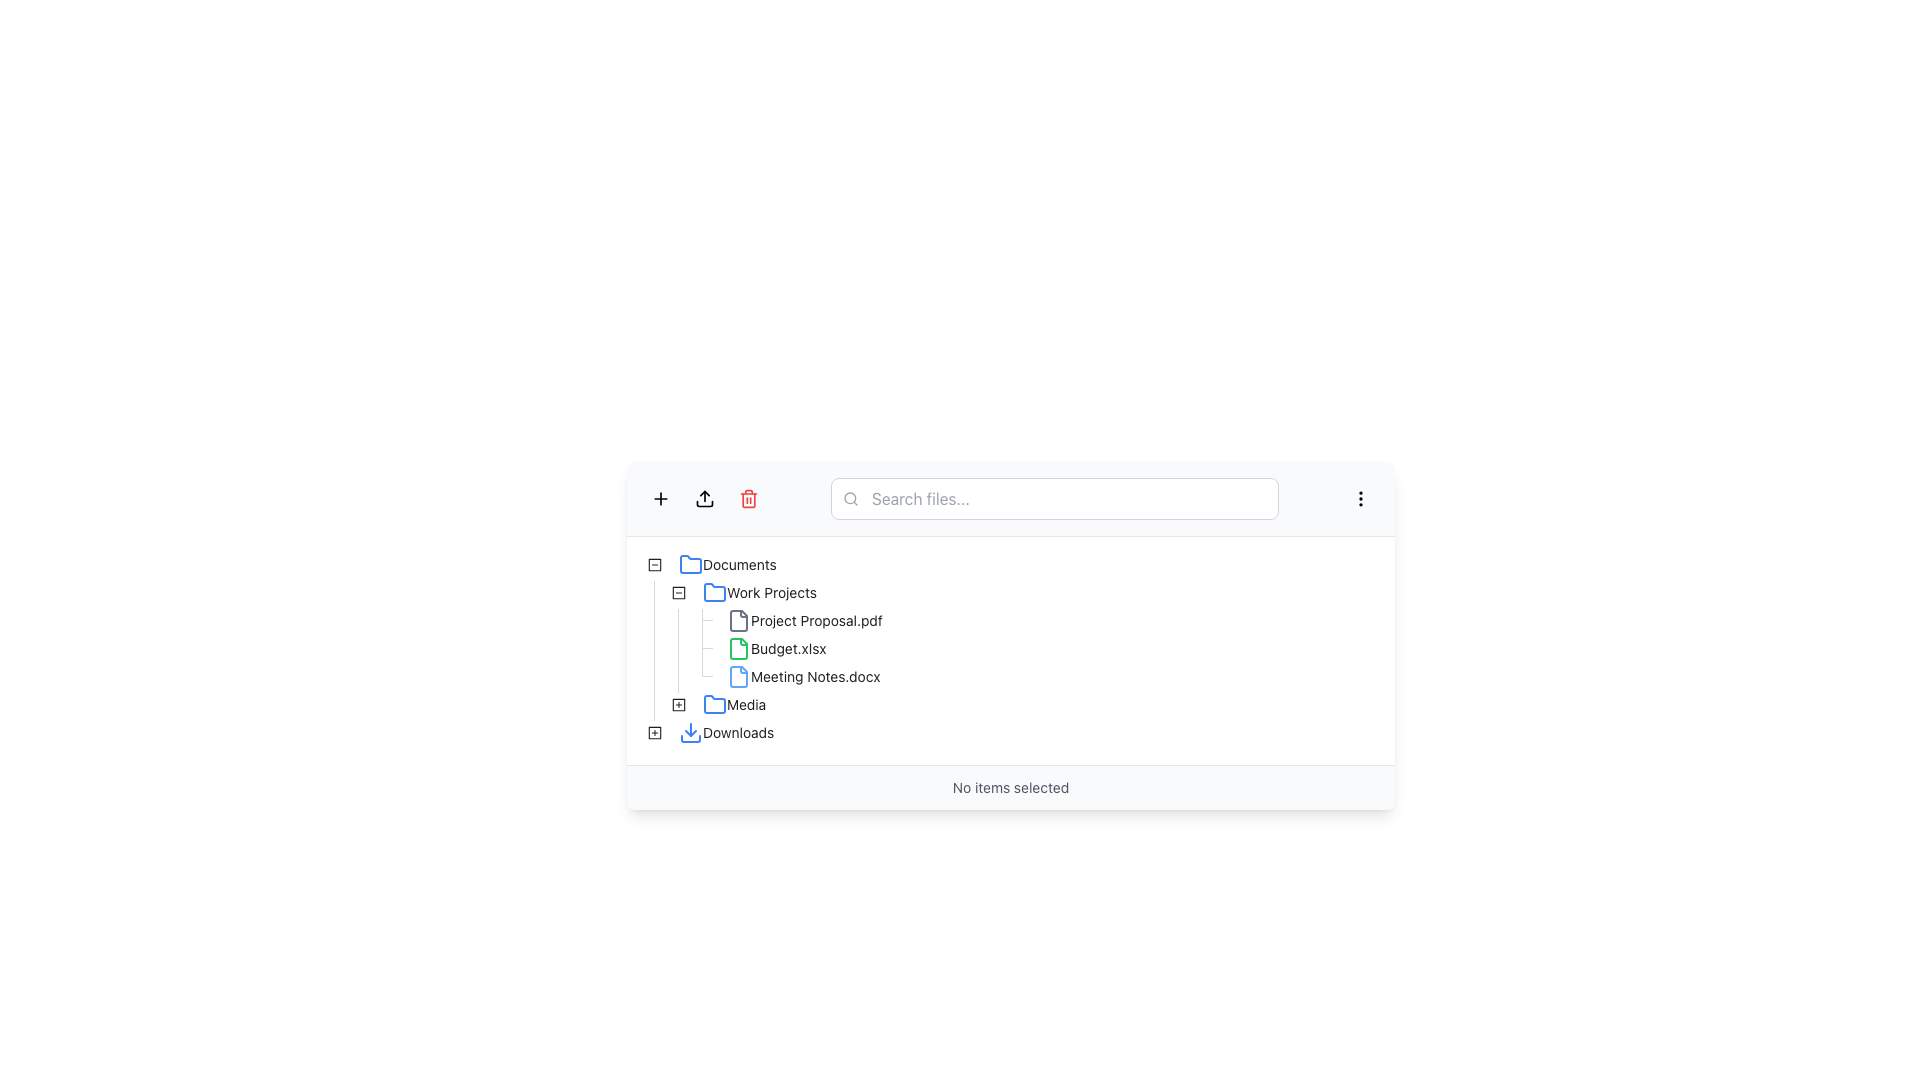 The image size is (1920, 1080). What do you see at coordinates (654, 564) in the screenshot?
I see `the toggle button or expander icon located to the left of the 'Documents' label in the tree-view structure` at bounding box center [654, 564].